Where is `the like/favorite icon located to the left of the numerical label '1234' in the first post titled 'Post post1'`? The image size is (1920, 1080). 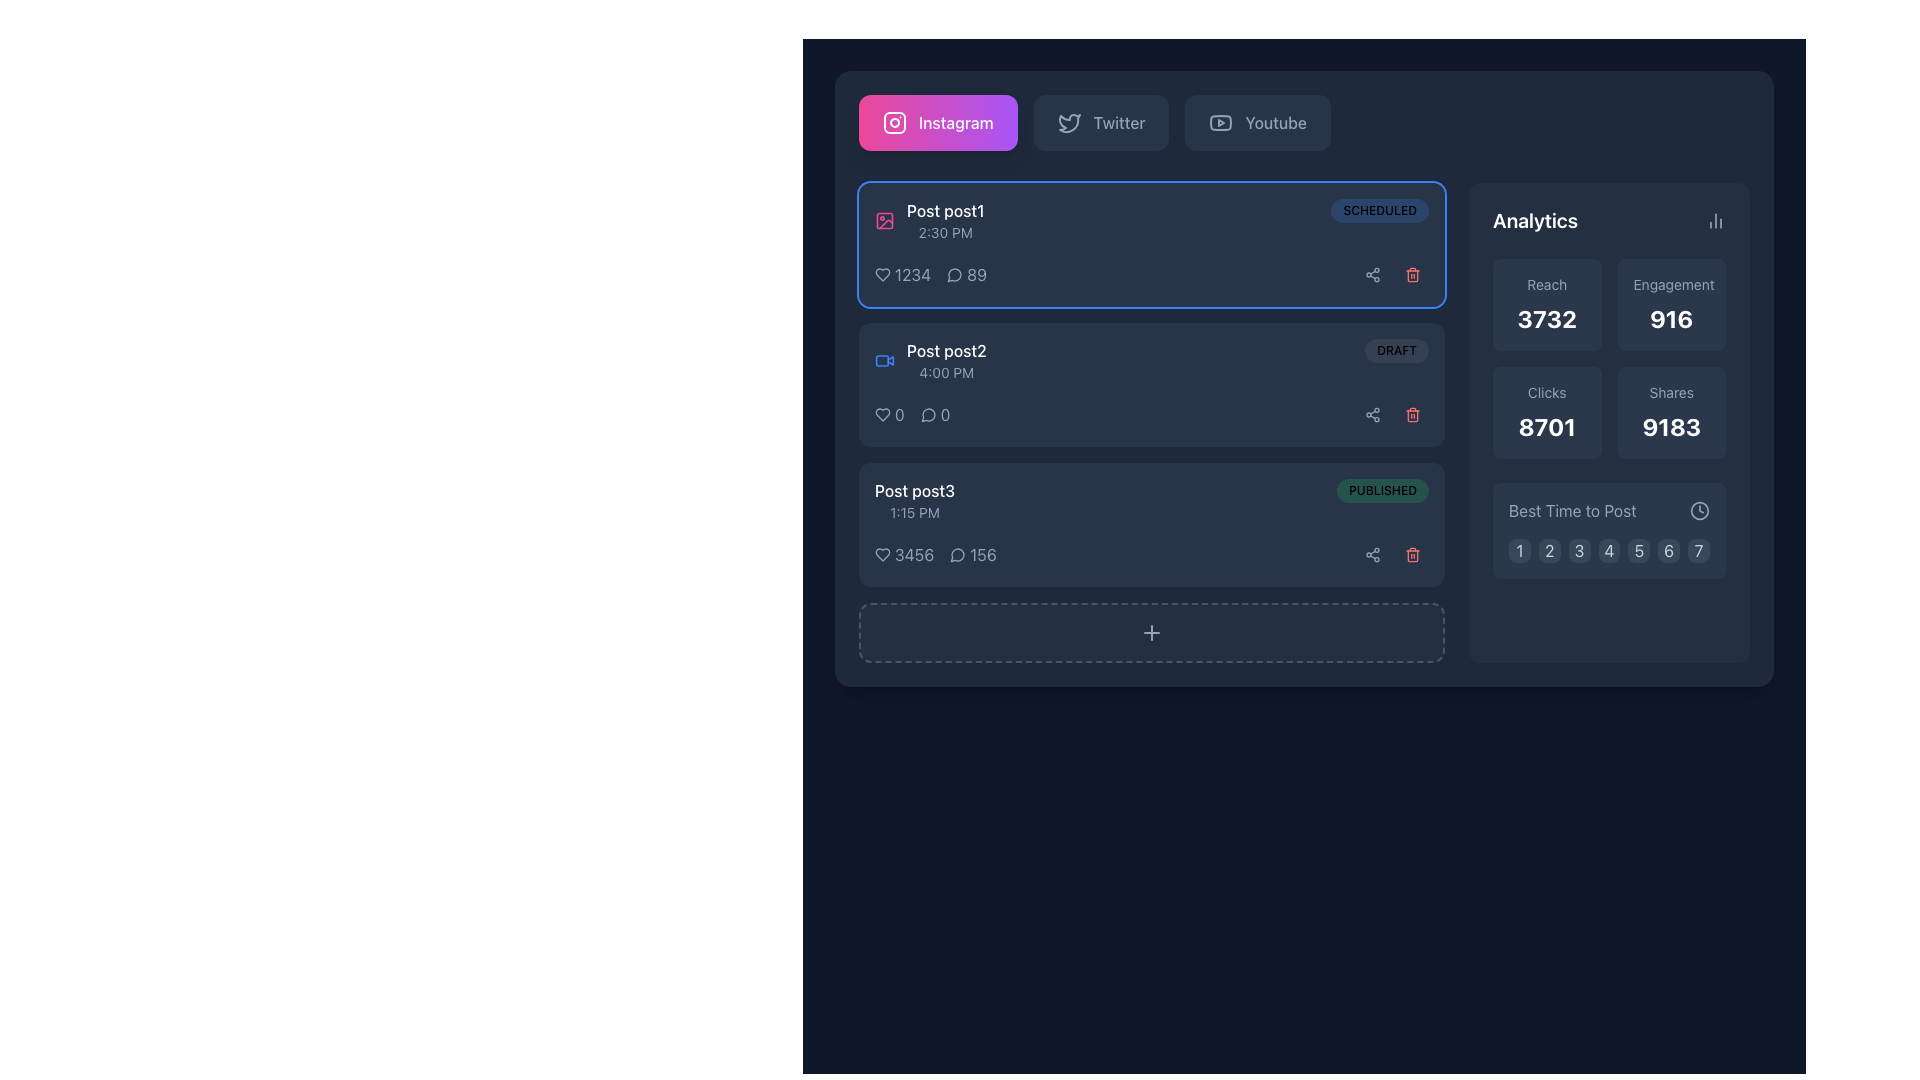 the like/favorite icon located to the left of the numerical label '1234' in the first post titled 'Post post1' is located at coordinates (882, 274).